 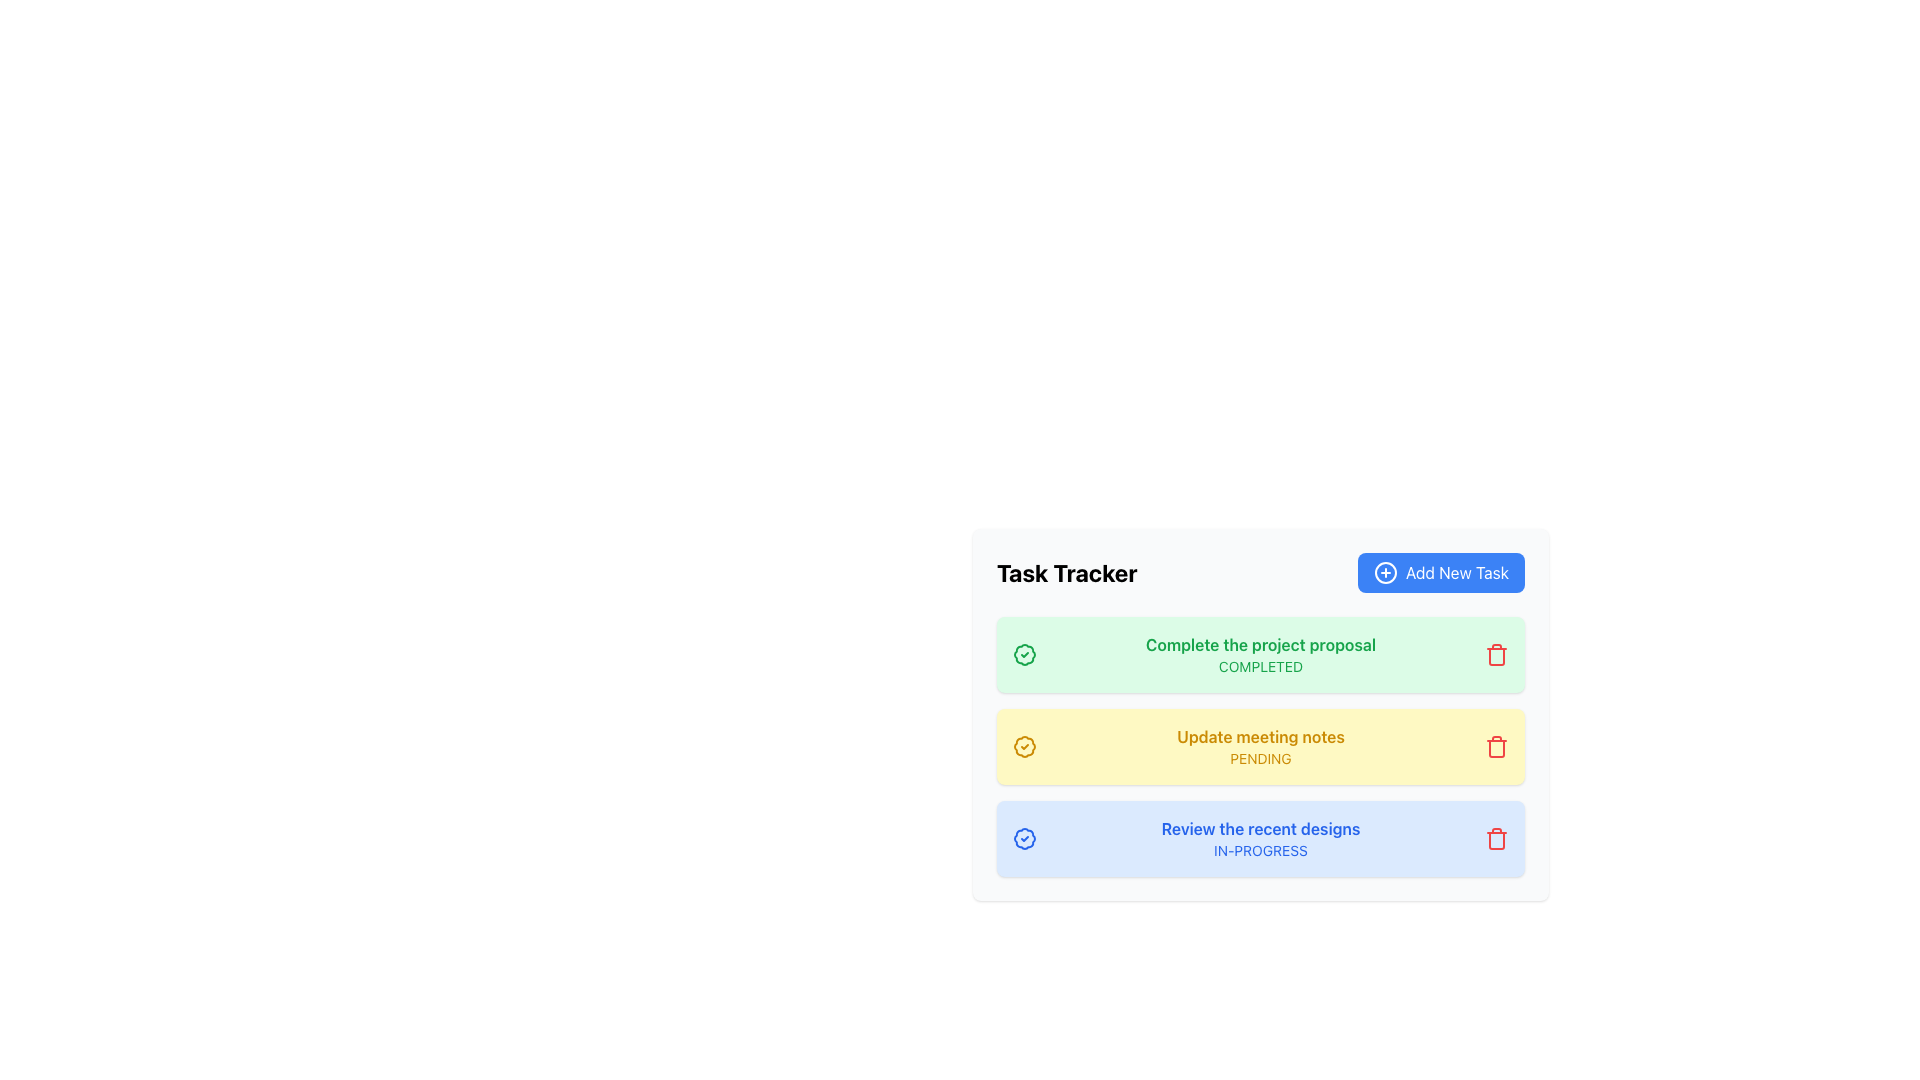 I want to click on the Text Label that displays the title and status of a task, which indicates the task is 'COMPLETED' and is located in the first task card of the vertical task list under 'Task Tracker', so click(x=1260, y=655).